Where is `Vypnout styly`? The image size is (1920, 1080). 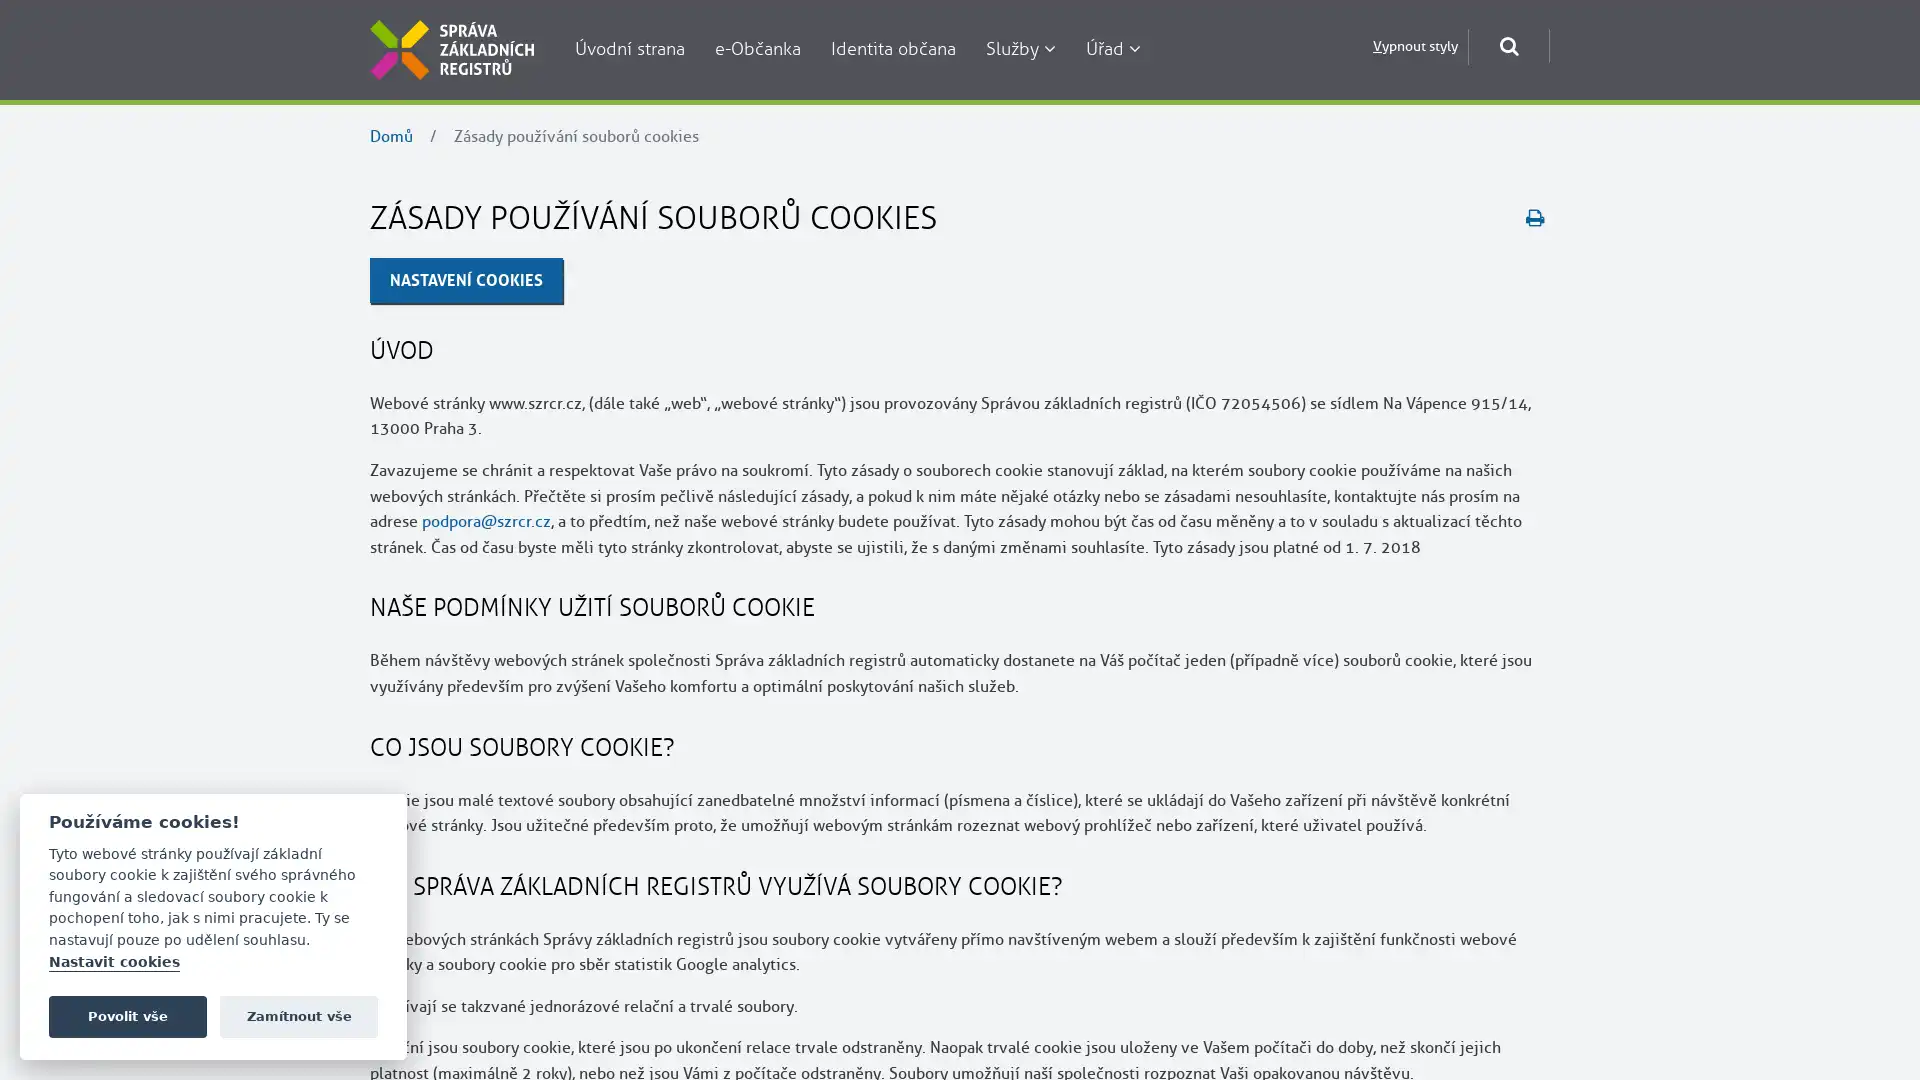
Vypnout styly is located at coordinates (1414, 45).